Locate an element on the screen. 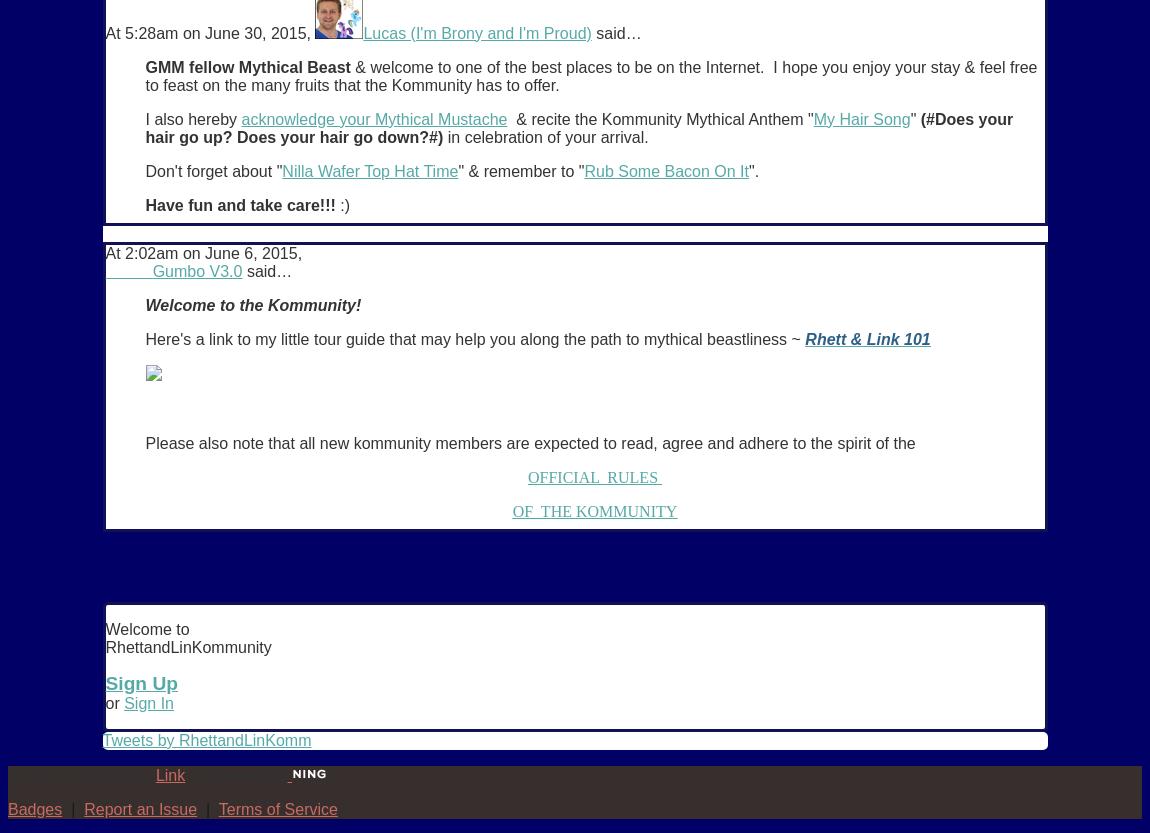  '© 2023               Created by' is located at coordinates (80, 774).